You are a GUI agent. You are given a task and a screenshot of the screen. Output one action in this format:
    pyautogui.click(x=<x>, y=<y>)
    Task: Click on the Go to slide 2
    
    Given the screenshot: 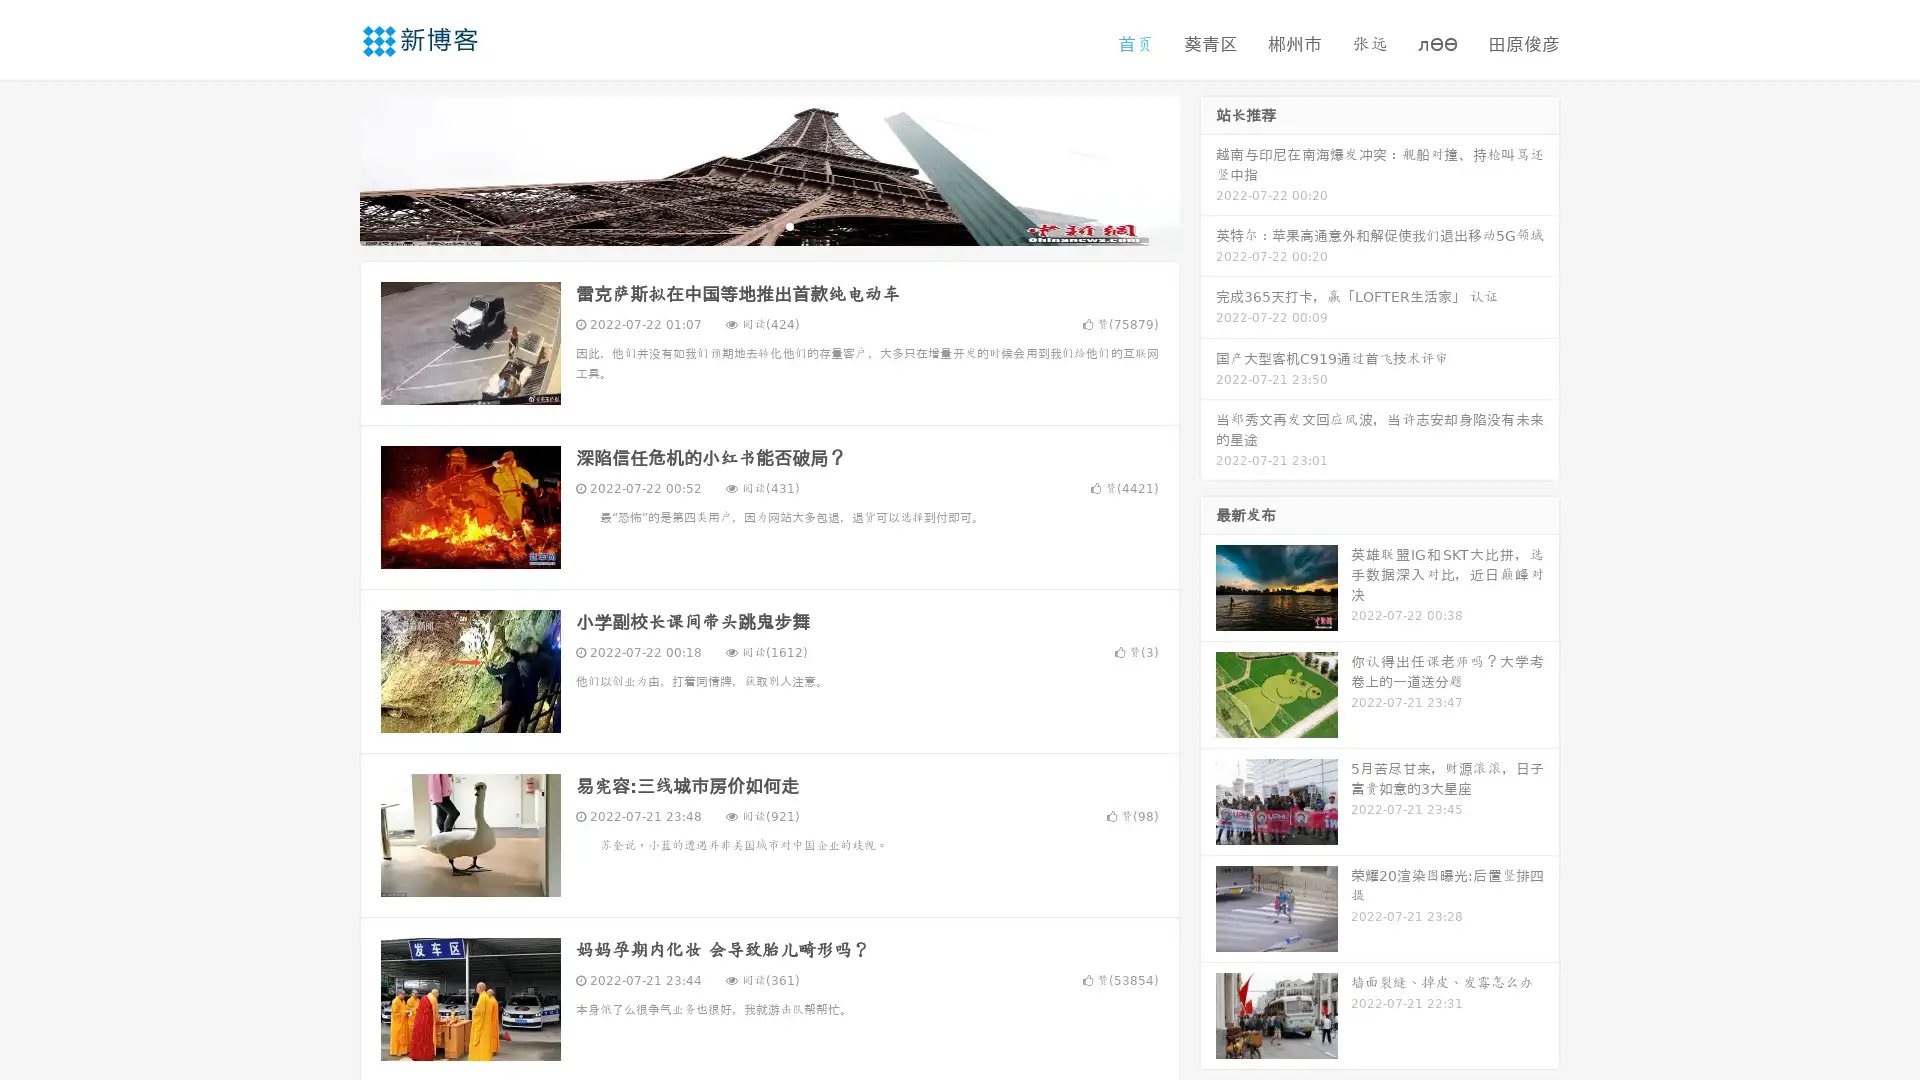 What is the action you would take?
    pyautogui.click(x=768, y=225)
    